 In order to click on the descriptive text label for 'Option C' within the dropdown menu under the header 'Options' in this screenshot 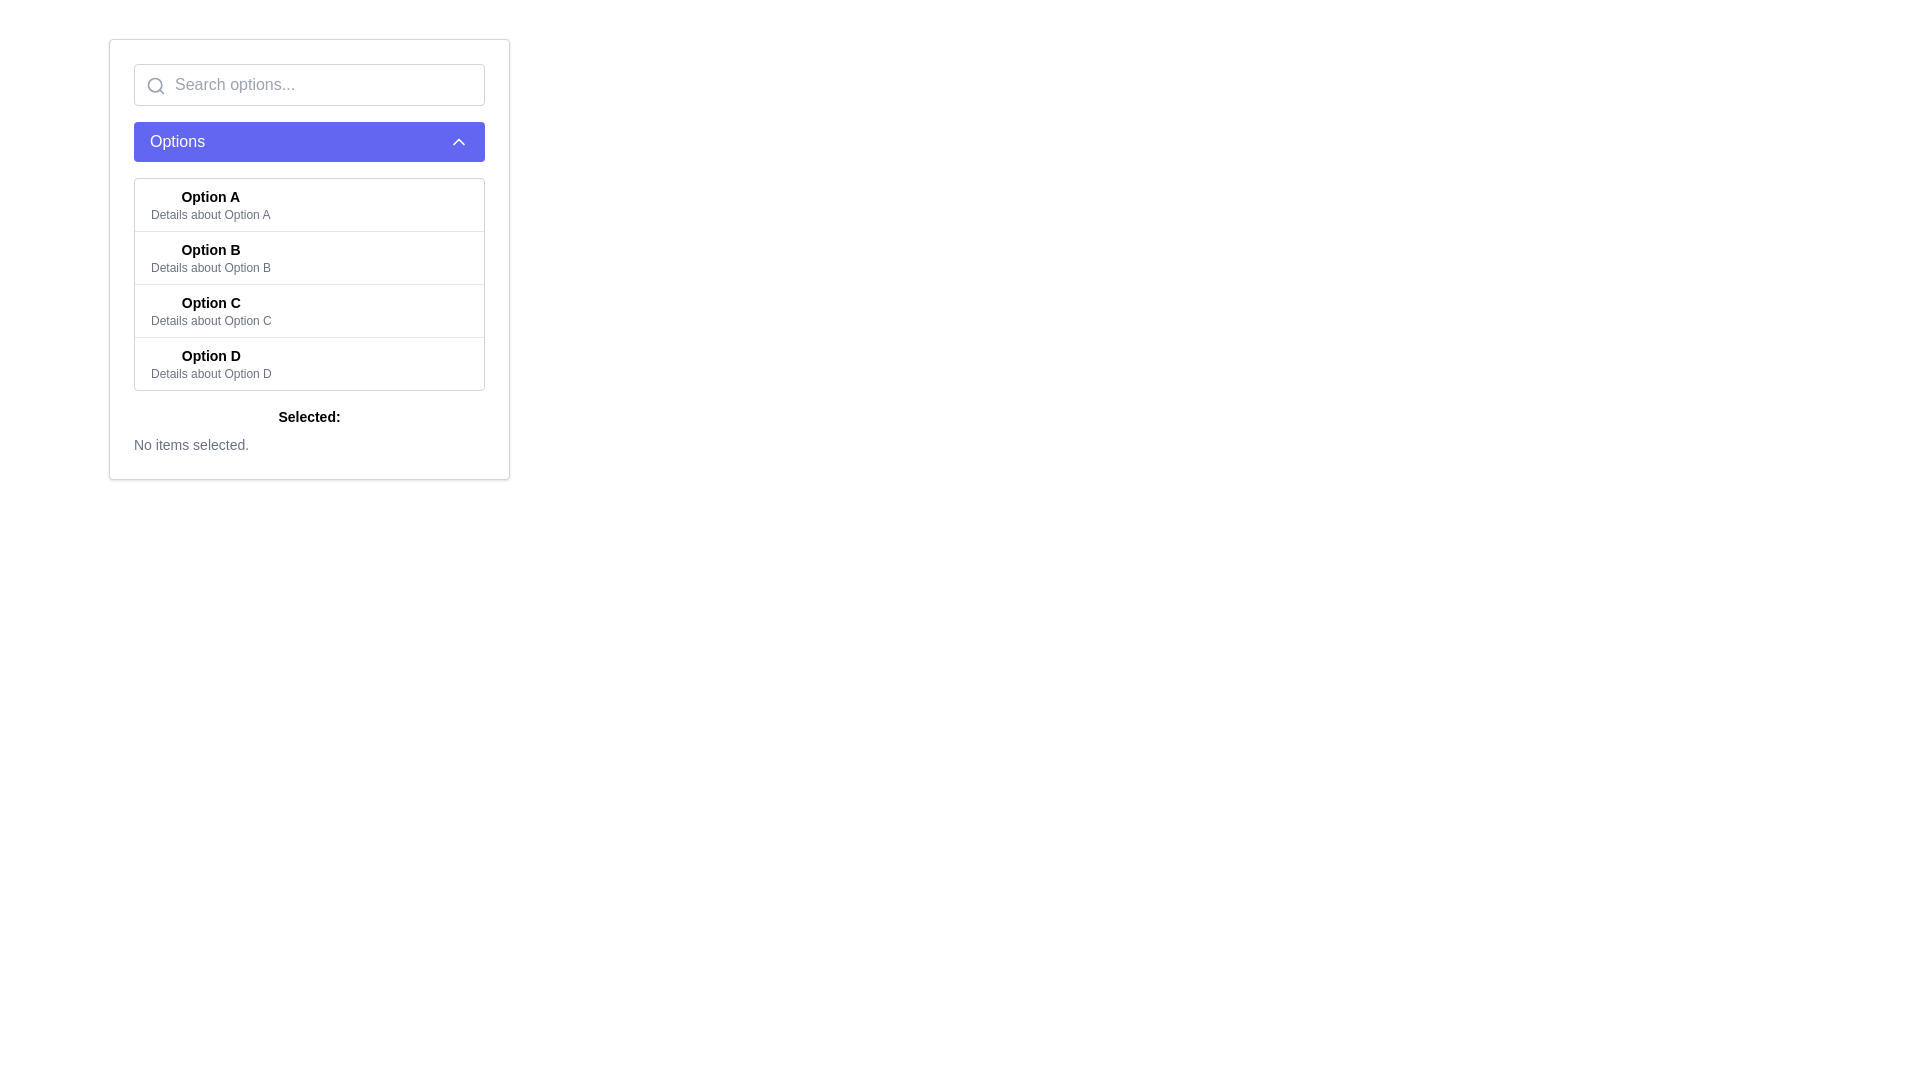, I will do `click(211, 319)`.